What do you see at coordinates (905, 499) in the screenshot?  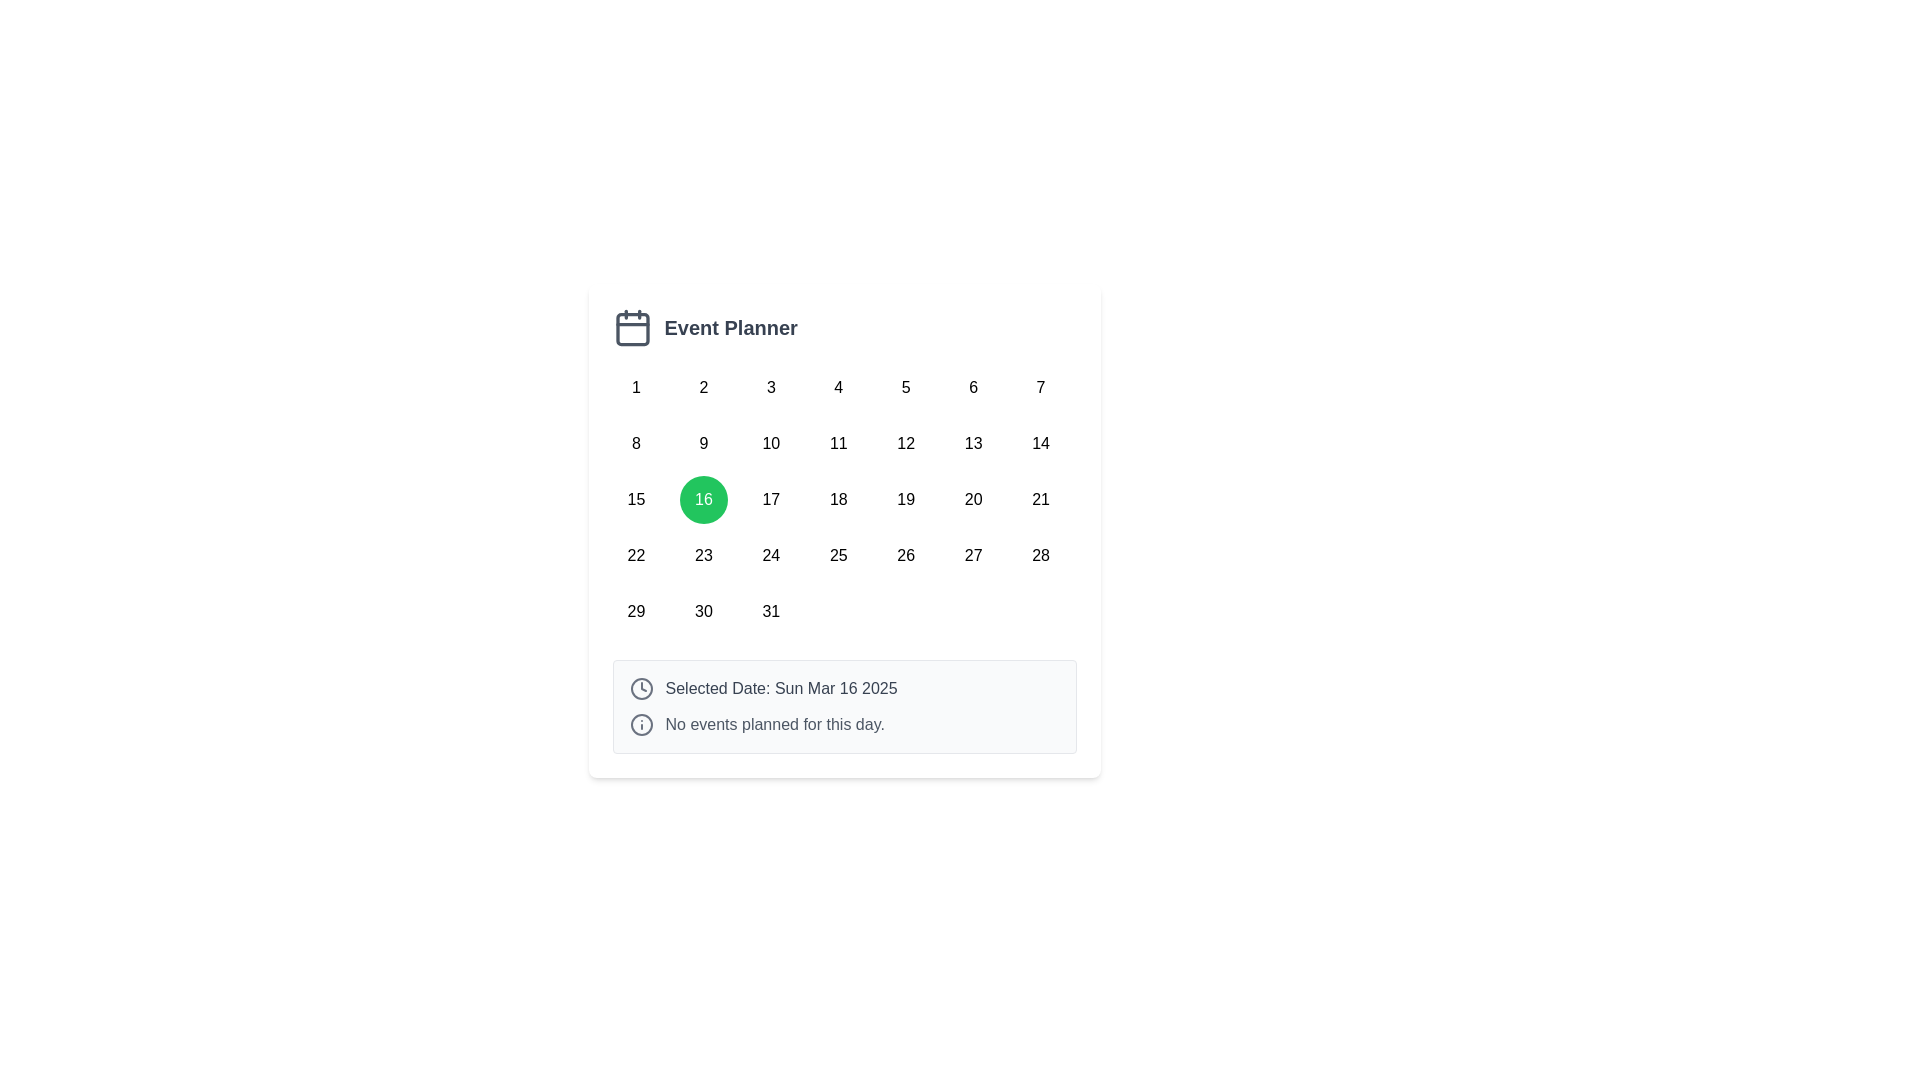 I see `the circular calendar button displaying the number '19' in the 'Event Planner' section` at bounding box center [905, 499].